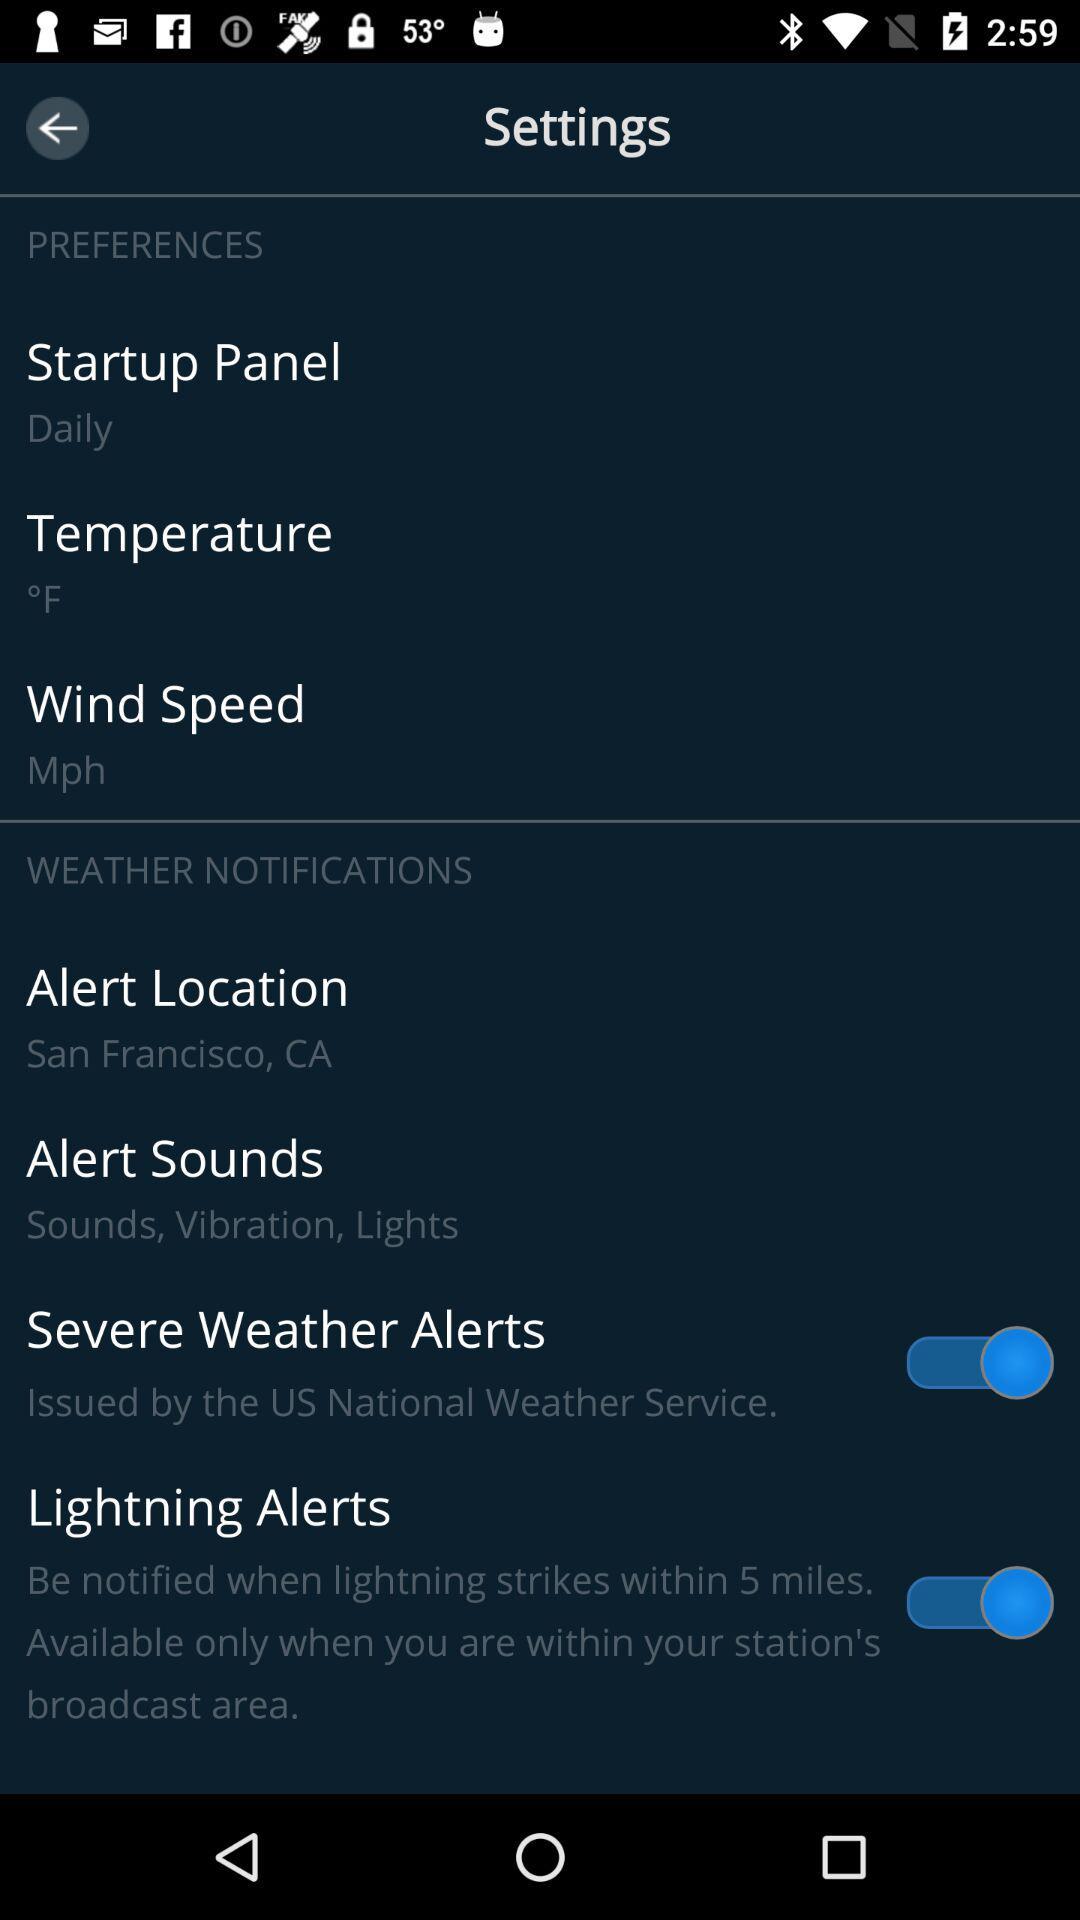 This screenshot has width=1080, height=1920. Describe the element at coordinates (56, 127) in the screenshot. I see `the arrow_backward icon` at that location.